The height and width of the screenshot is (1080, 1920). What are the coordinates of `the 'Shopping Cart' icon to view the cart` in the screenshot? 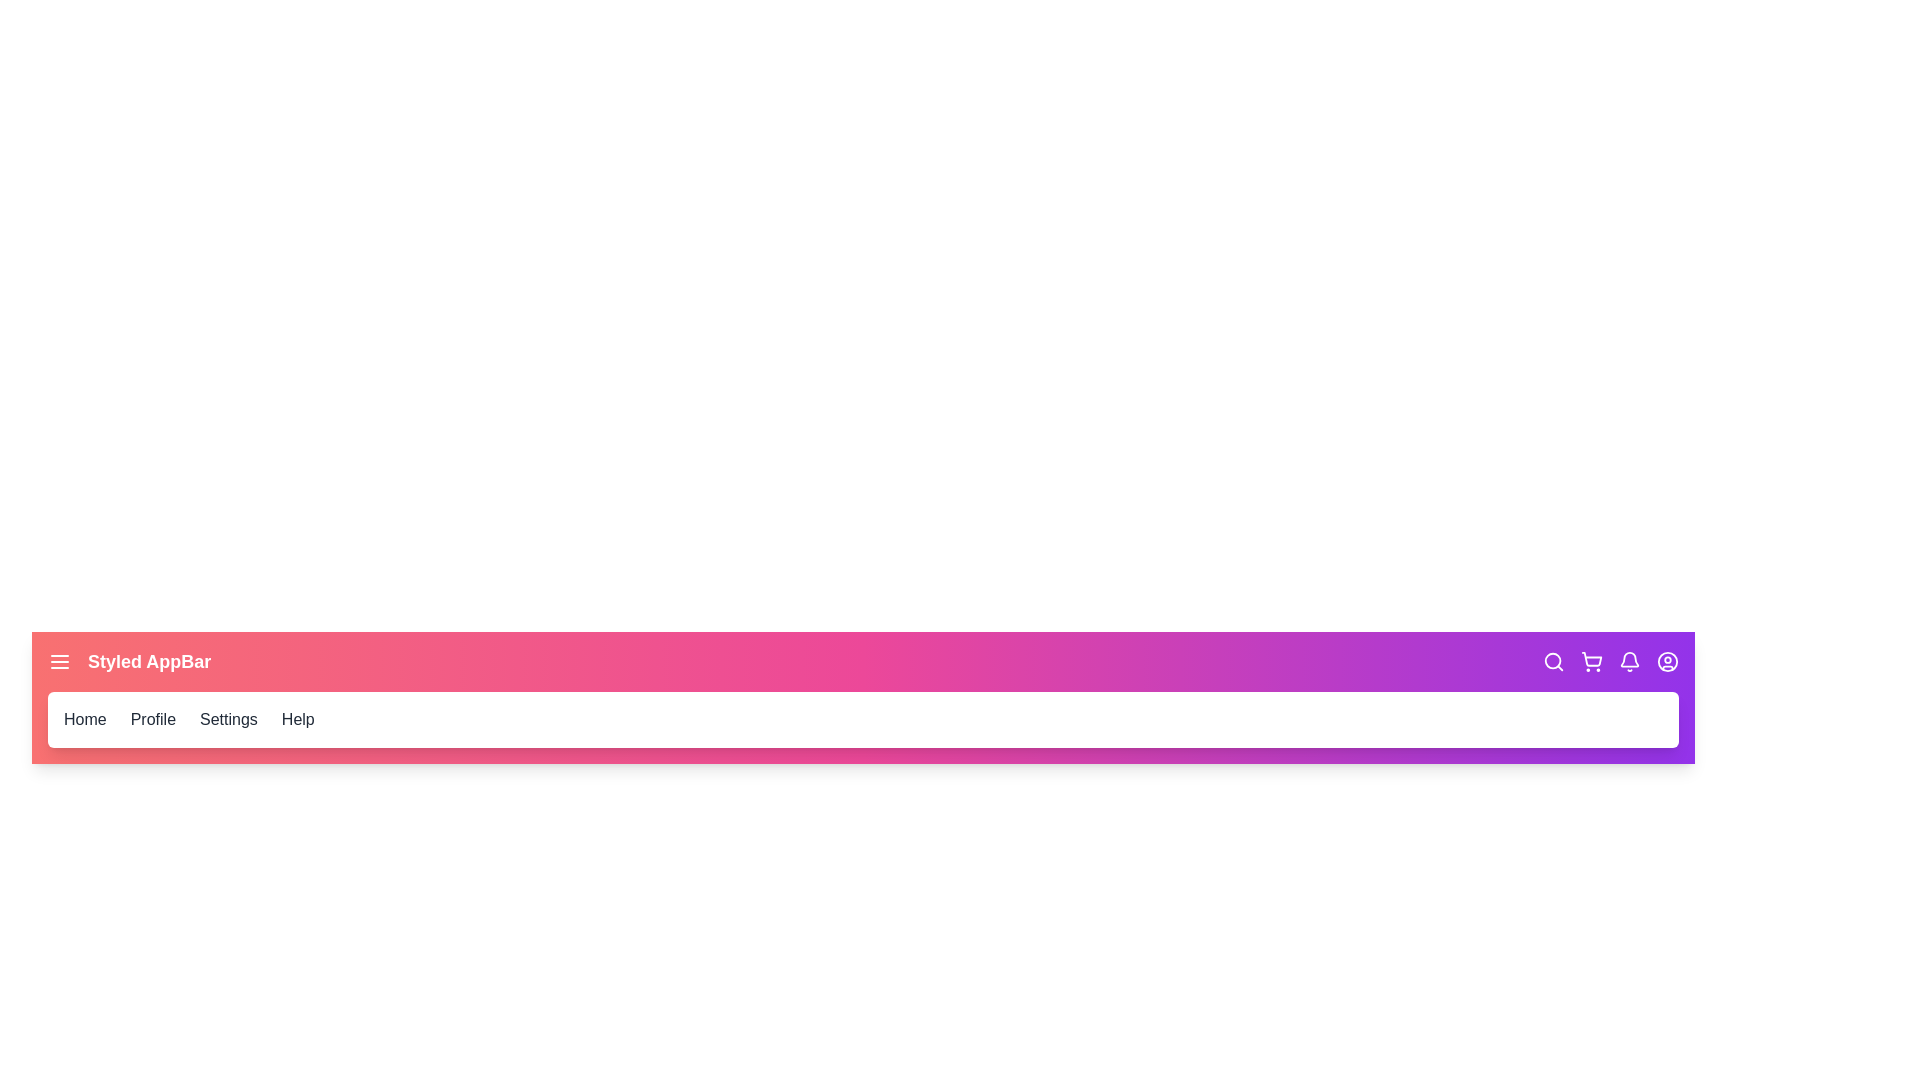 It's located at (1591, 662).